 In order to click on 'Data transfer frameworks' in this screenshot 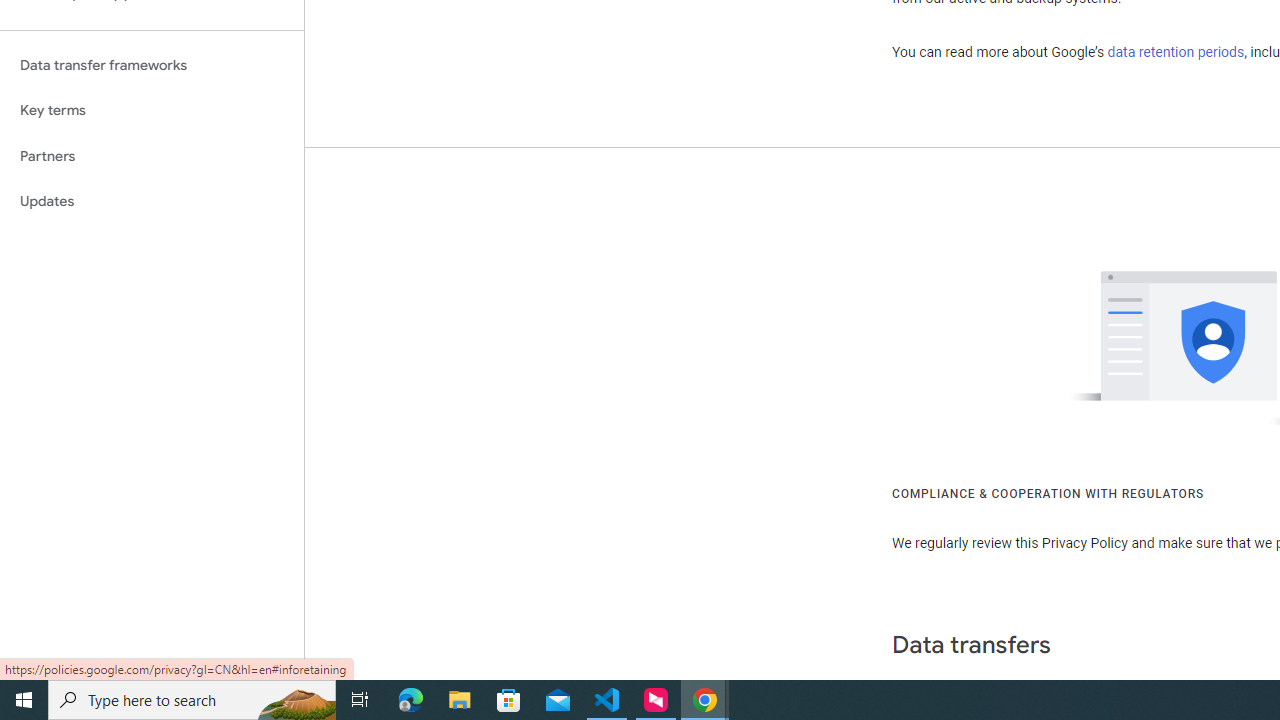, I will do `click(151, 64)`.